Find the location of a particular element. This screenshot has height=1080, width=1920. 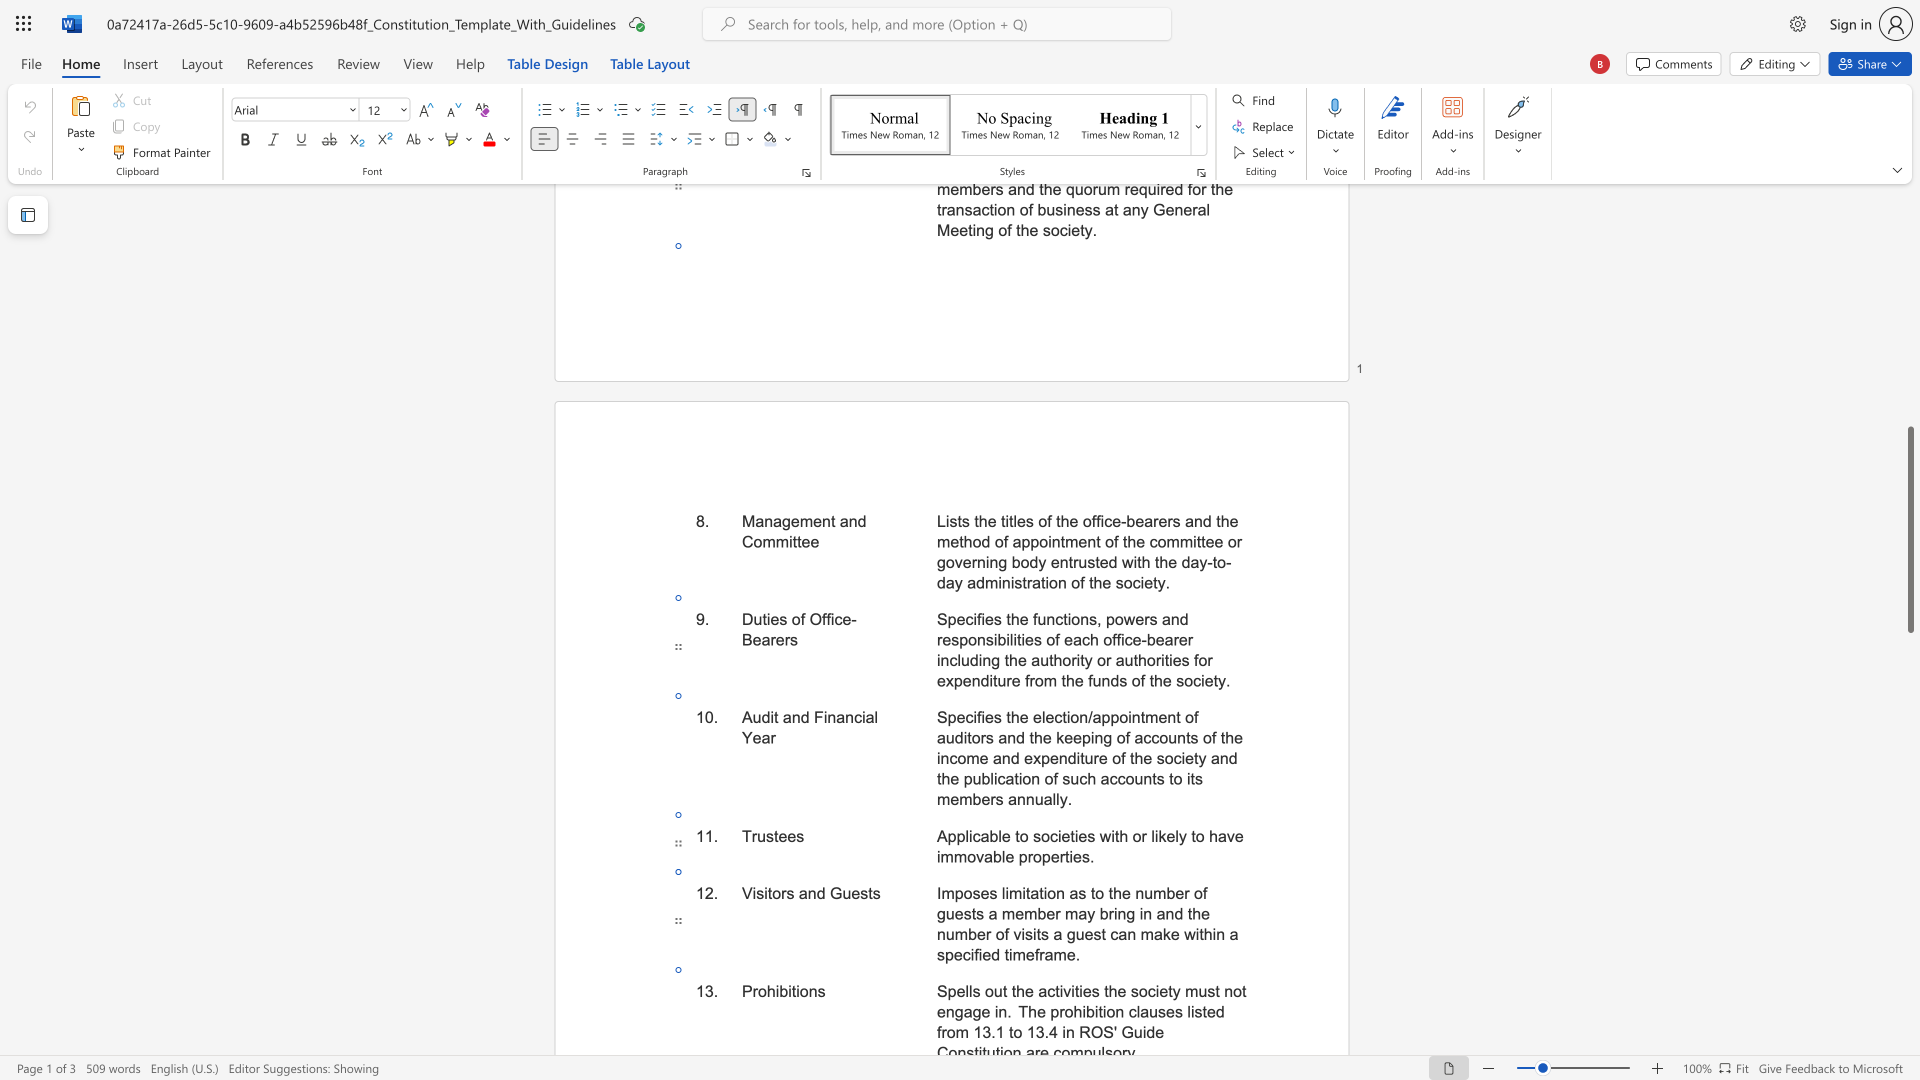

the 6th character "a" in the text is located at coordinates (1056, 934).